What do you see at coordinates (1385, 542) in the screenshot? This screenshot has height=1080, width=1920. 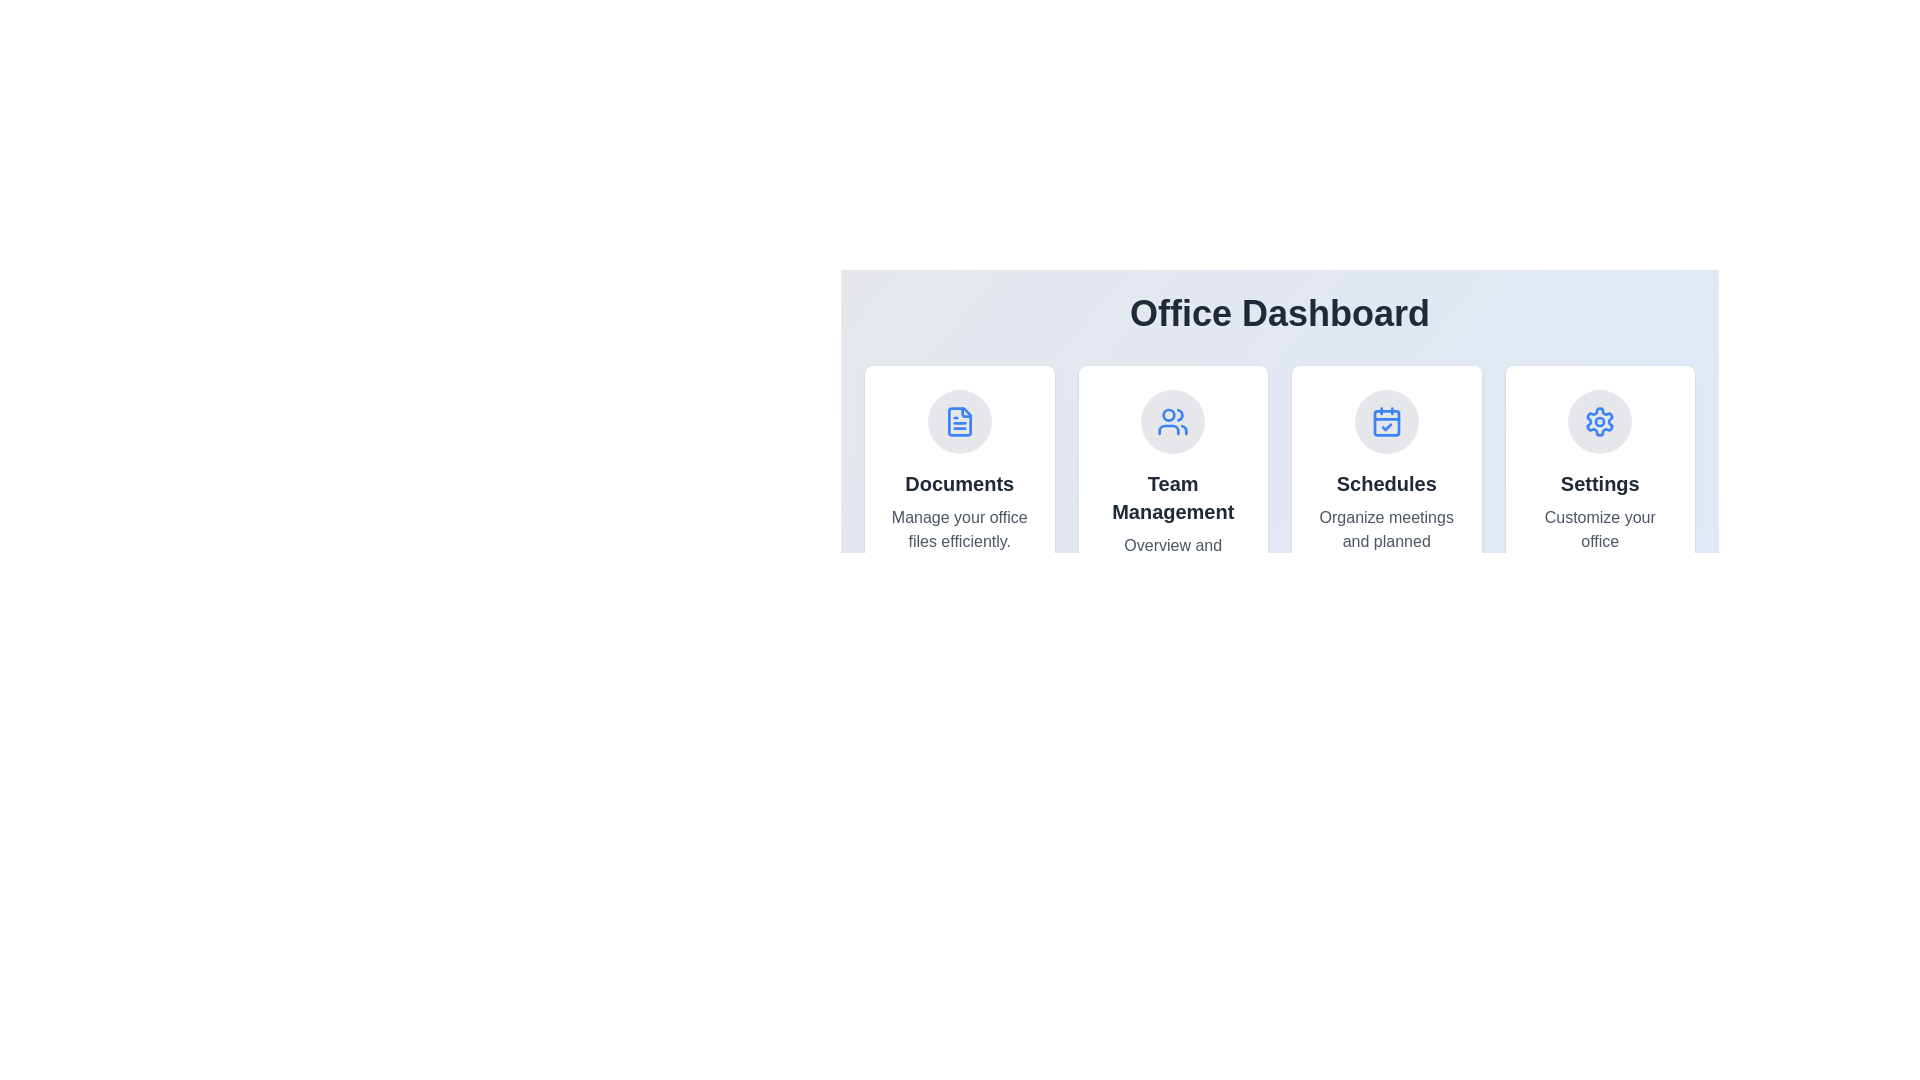 I see `the text label providing additional information about the 'Schedules' option, located below the title 'Schedules' within the third card from the left in the grid layout` at bounding box center [1385, 542].